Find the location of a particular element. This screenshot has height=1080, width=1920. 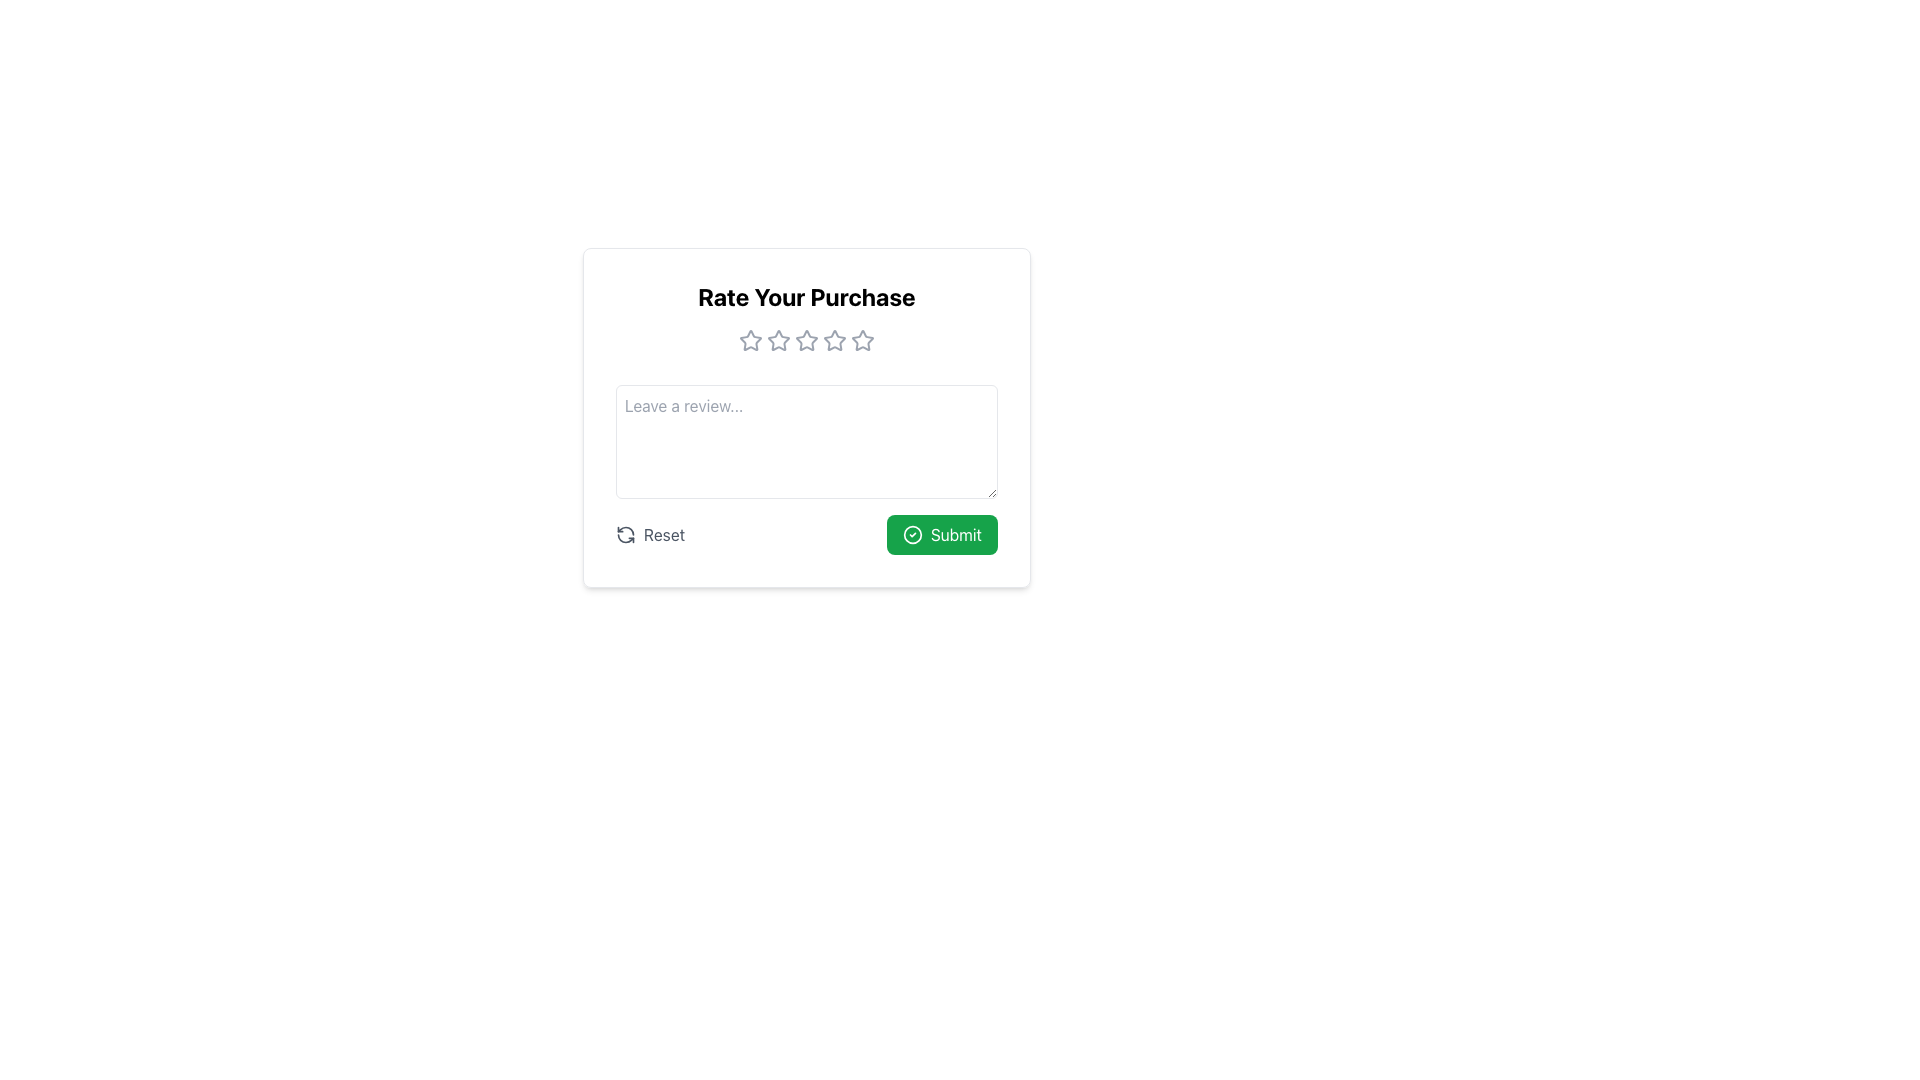

the middle (third) rating star in a horizontal line of five stars to set the rating to 3 out of 5 is located at coordinates (806, 339).